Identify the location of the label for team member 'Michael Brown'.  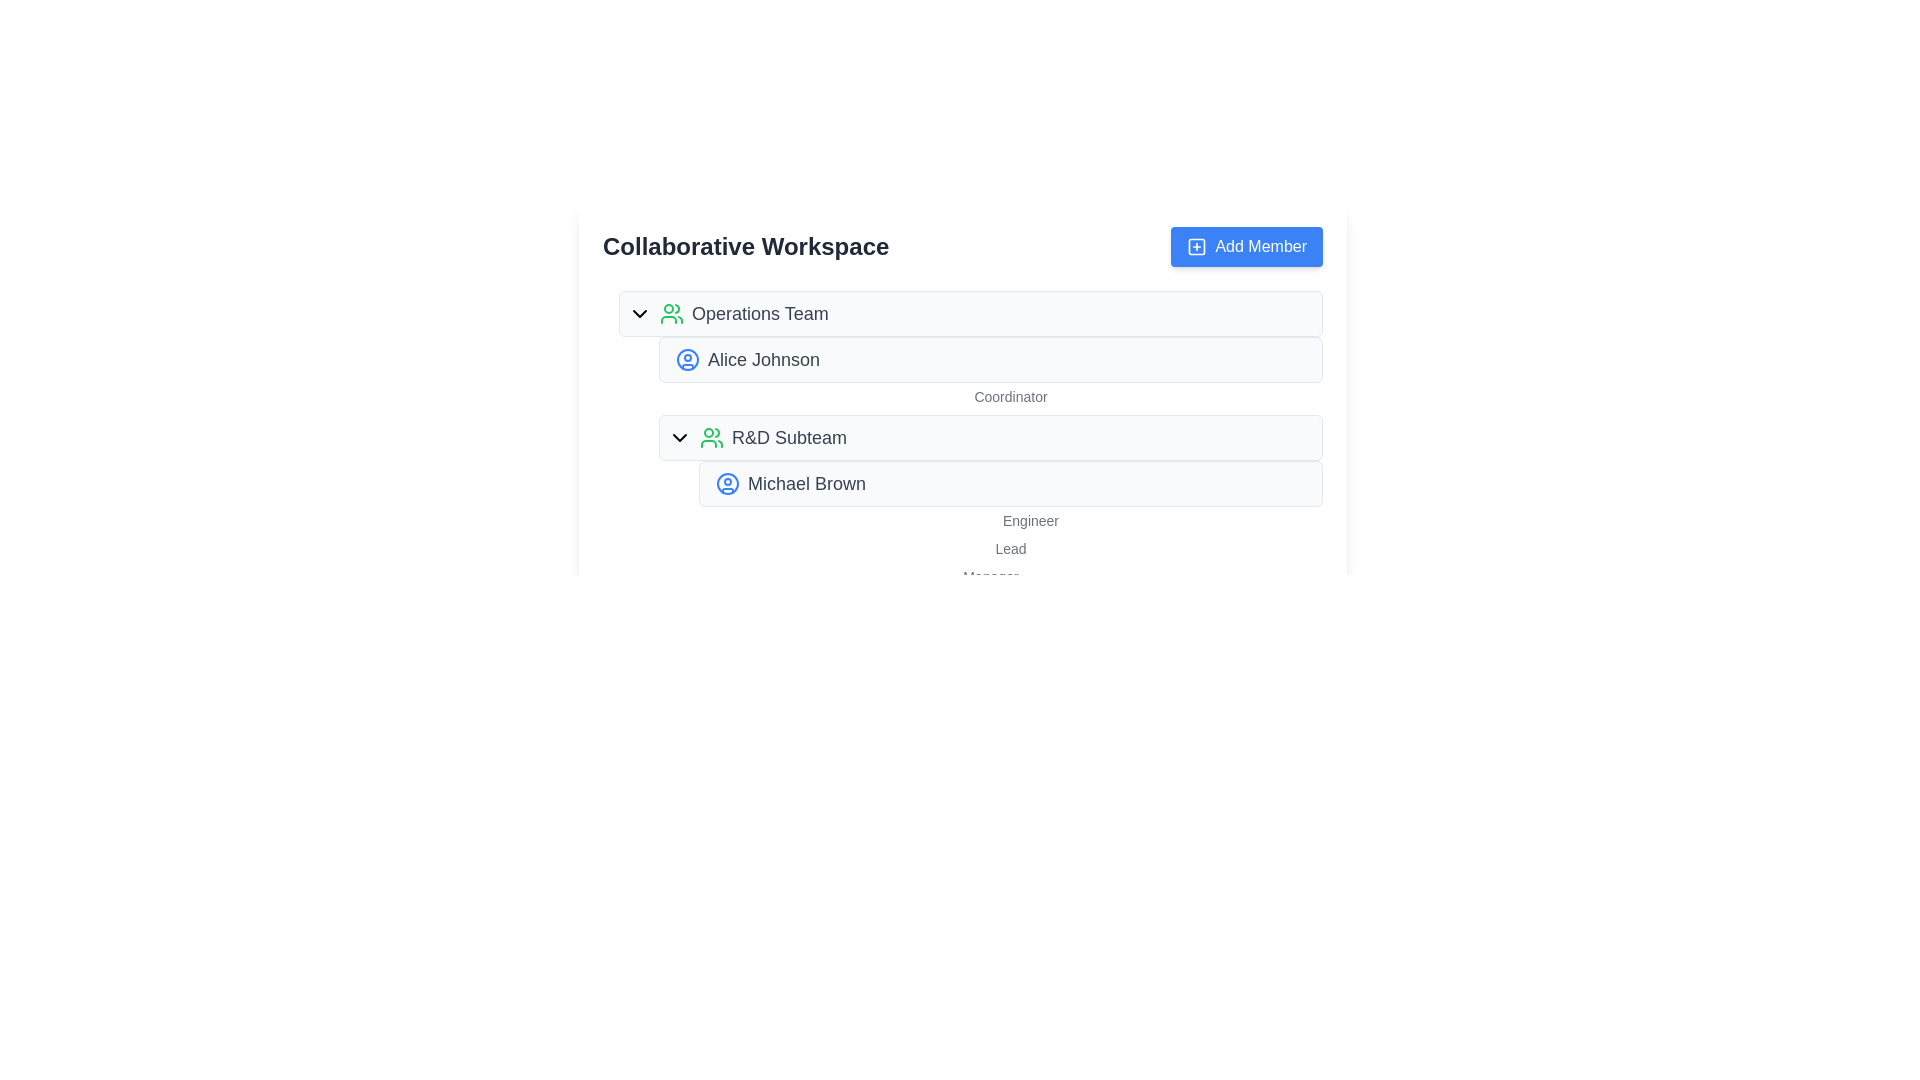
(790, 483).